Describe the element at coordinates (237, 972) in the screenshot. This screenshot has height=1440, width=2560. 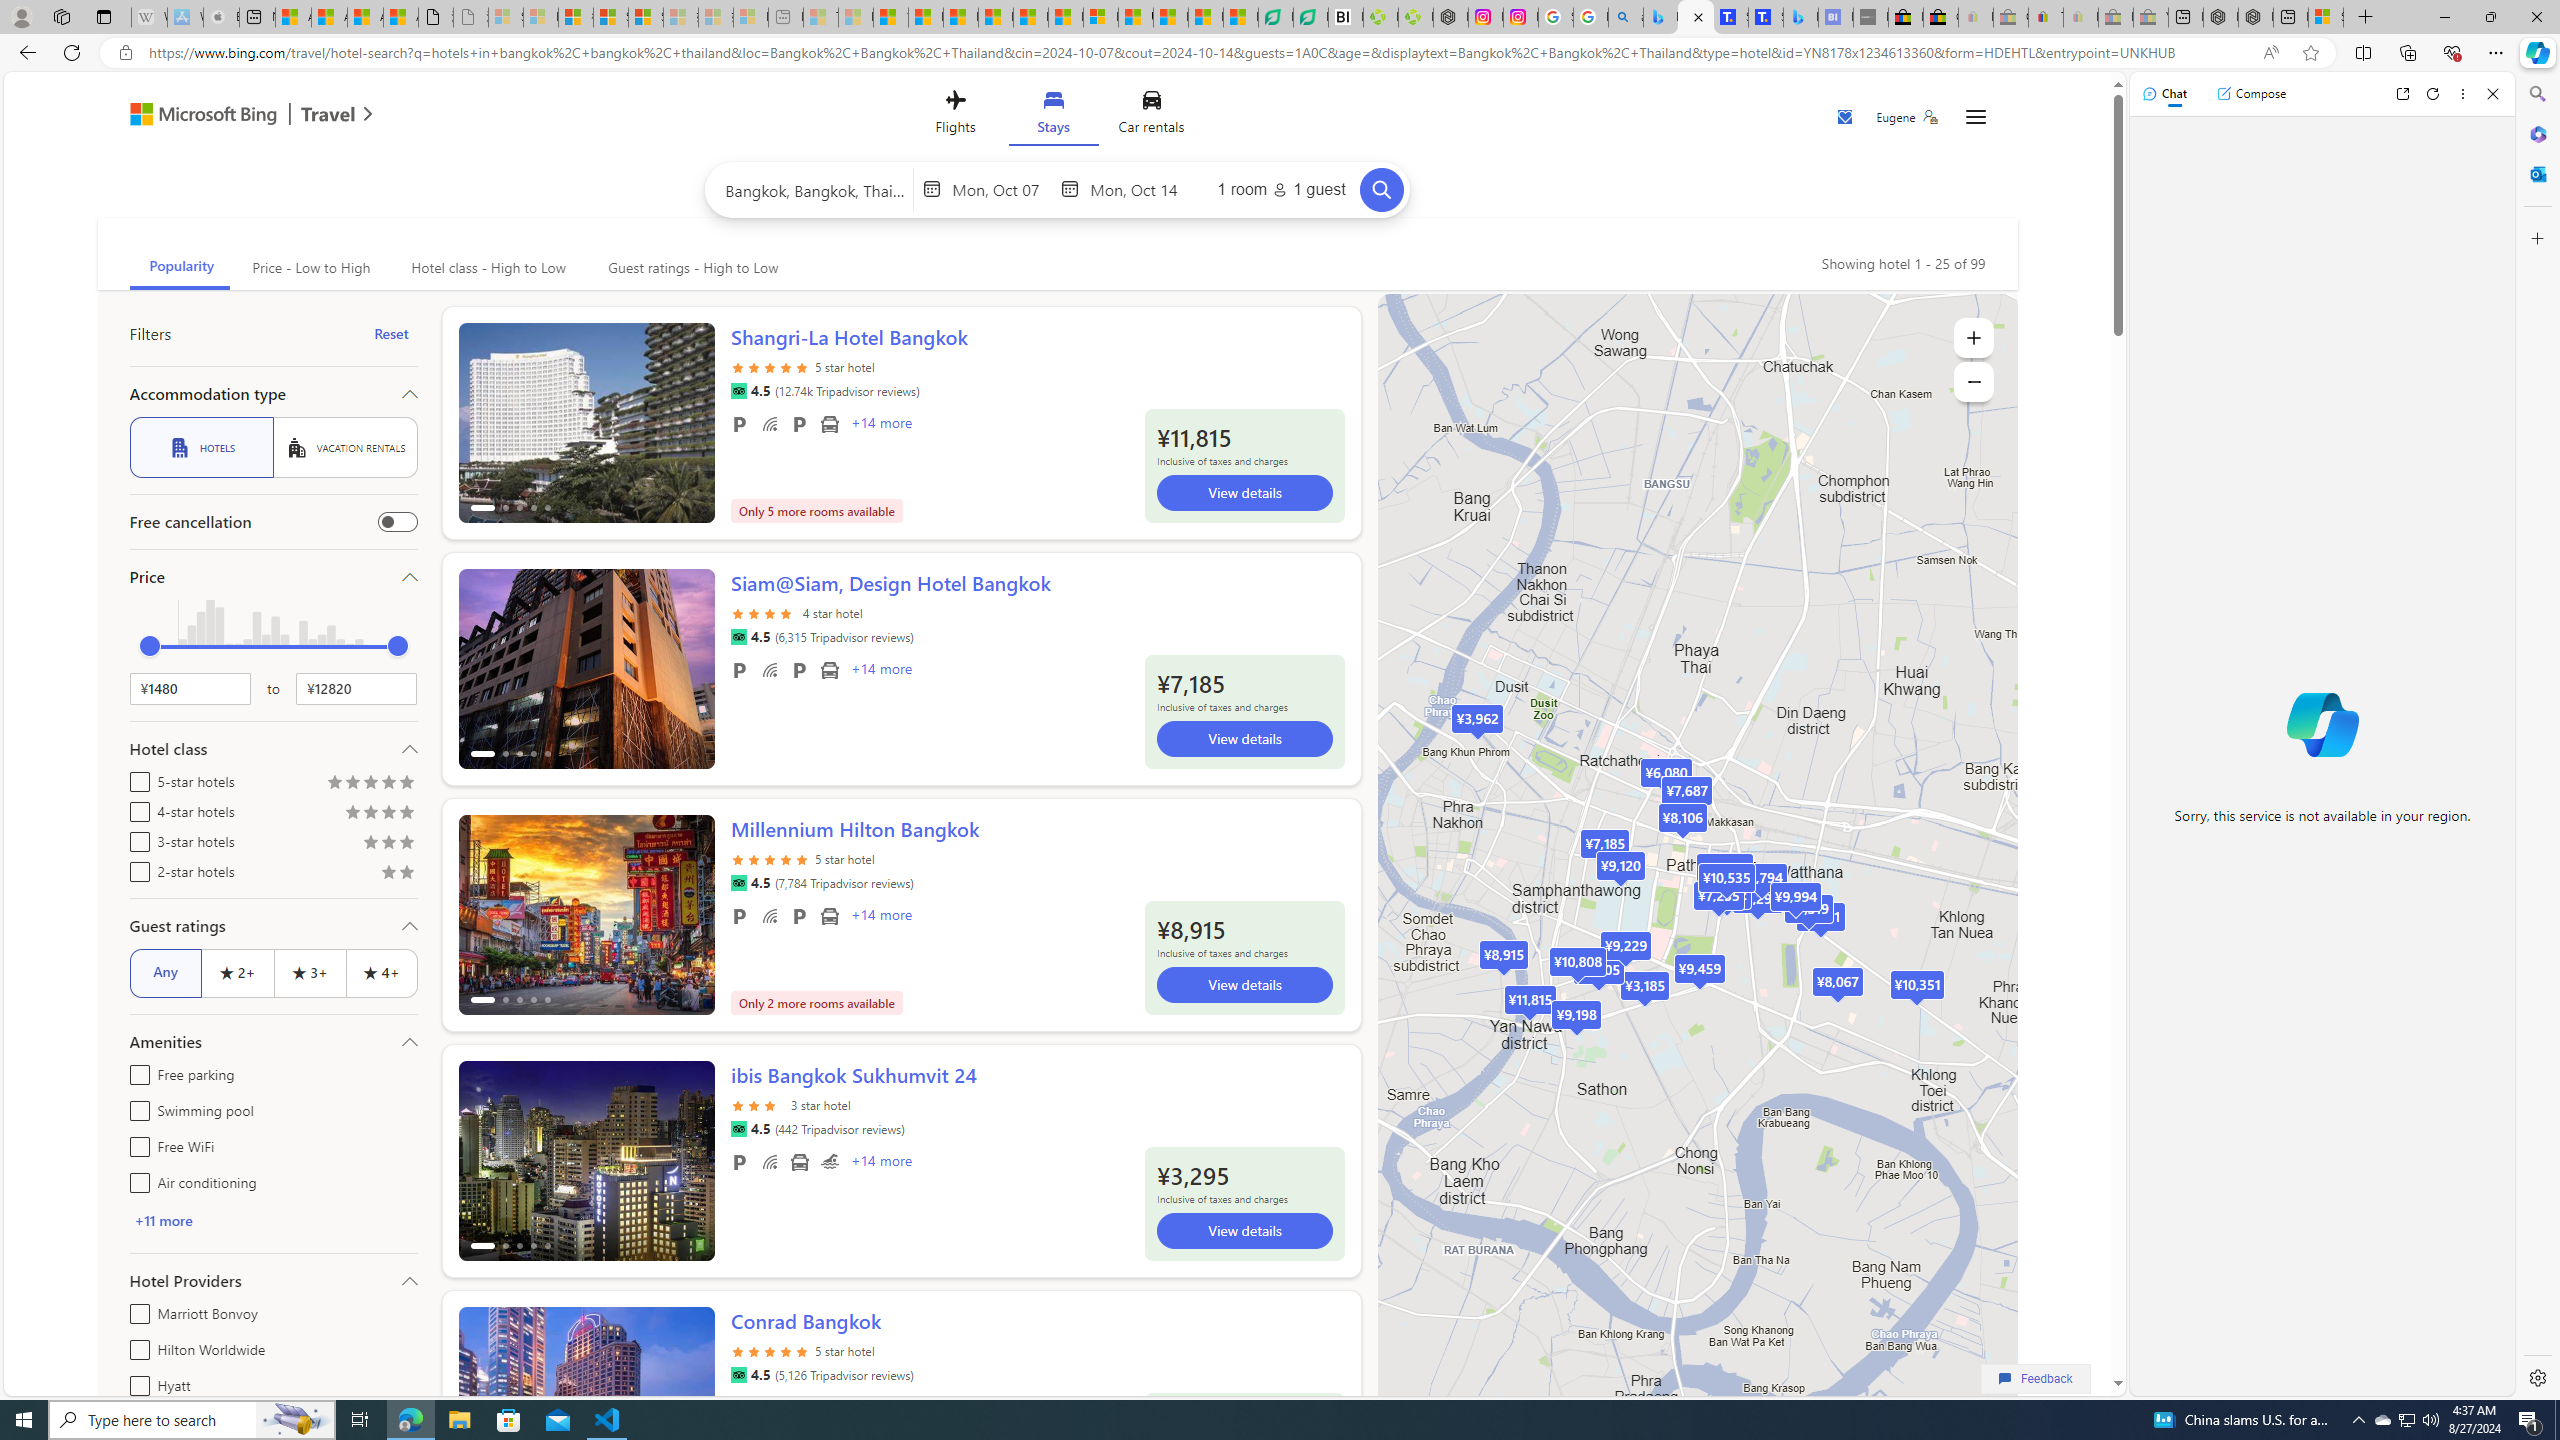
I see `'2+'` at that location.